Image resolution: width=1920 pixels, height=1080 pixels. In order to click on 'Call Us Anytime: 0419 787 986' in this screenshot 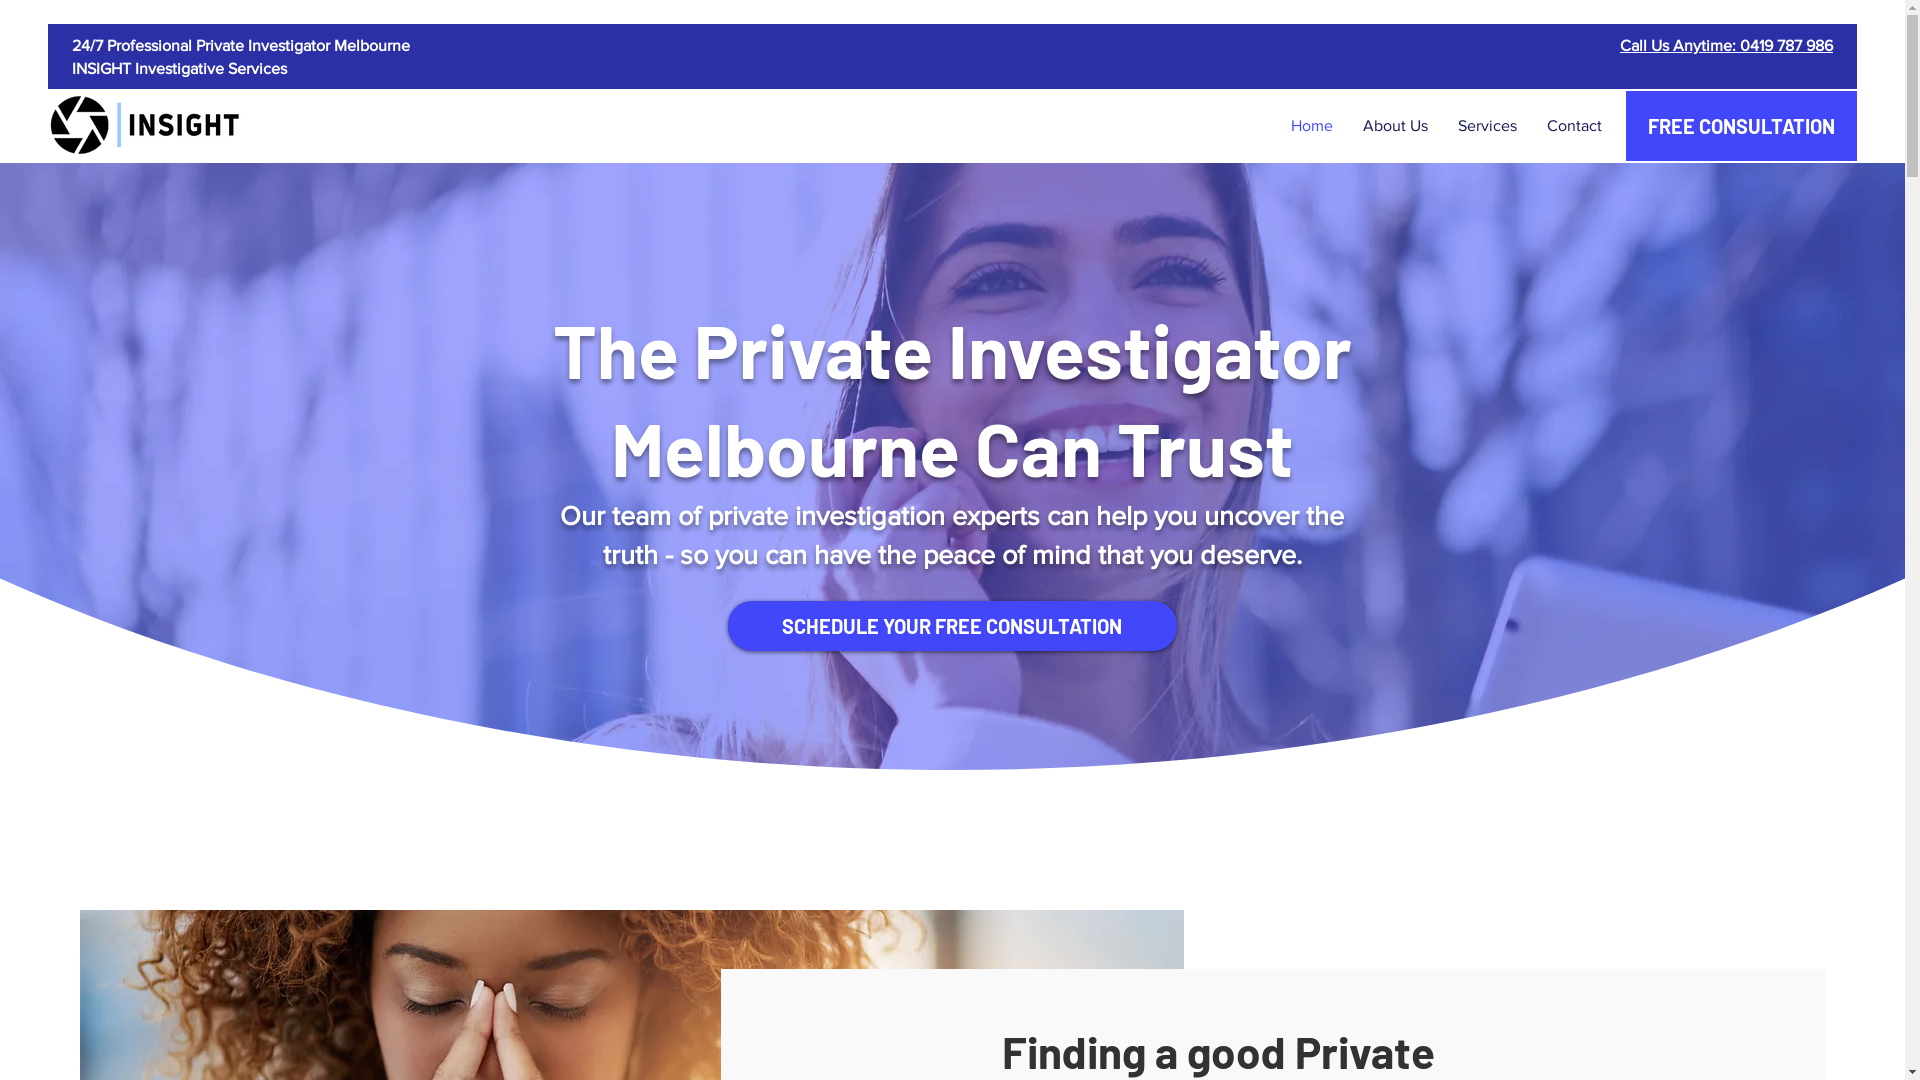, I will do `click(1725, 45)`.